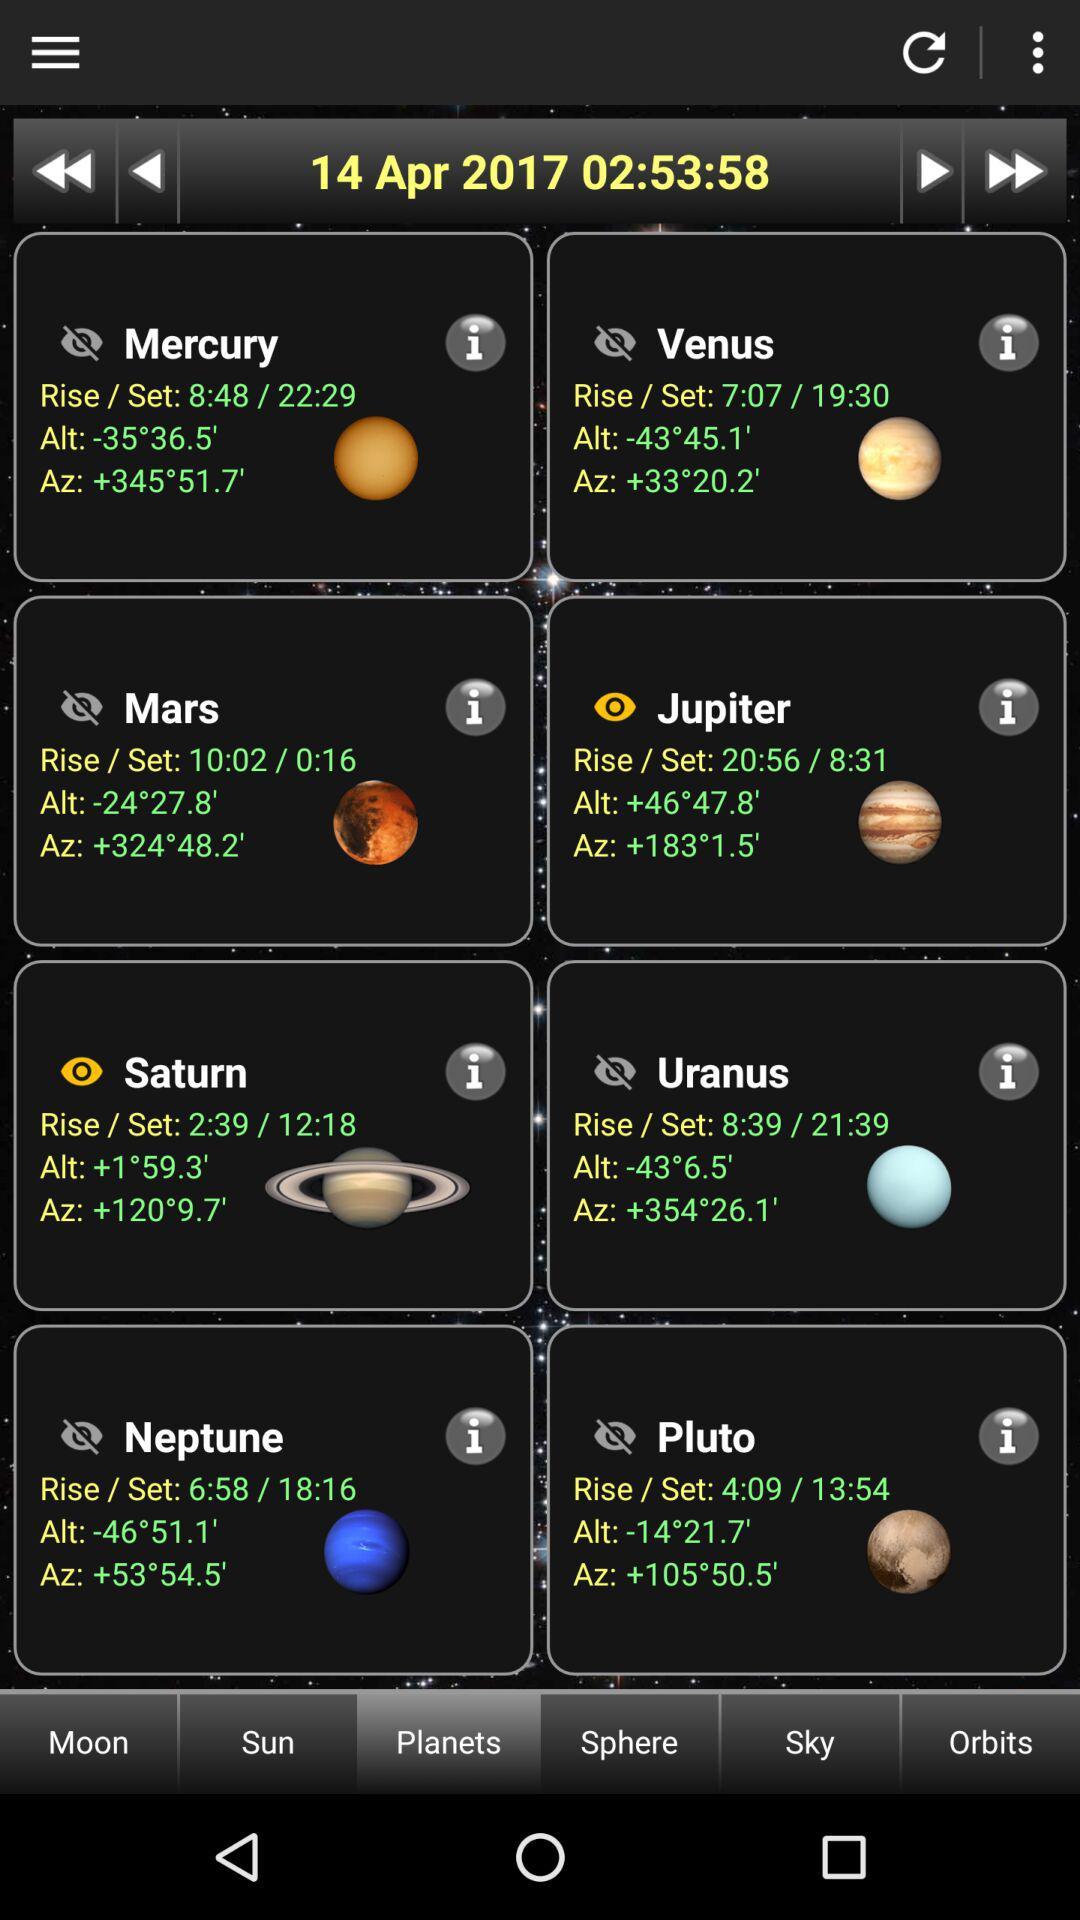 This screenshot has width=1080, height=1920. I want to click on app next to the 02:53:58, so click(444, 171).